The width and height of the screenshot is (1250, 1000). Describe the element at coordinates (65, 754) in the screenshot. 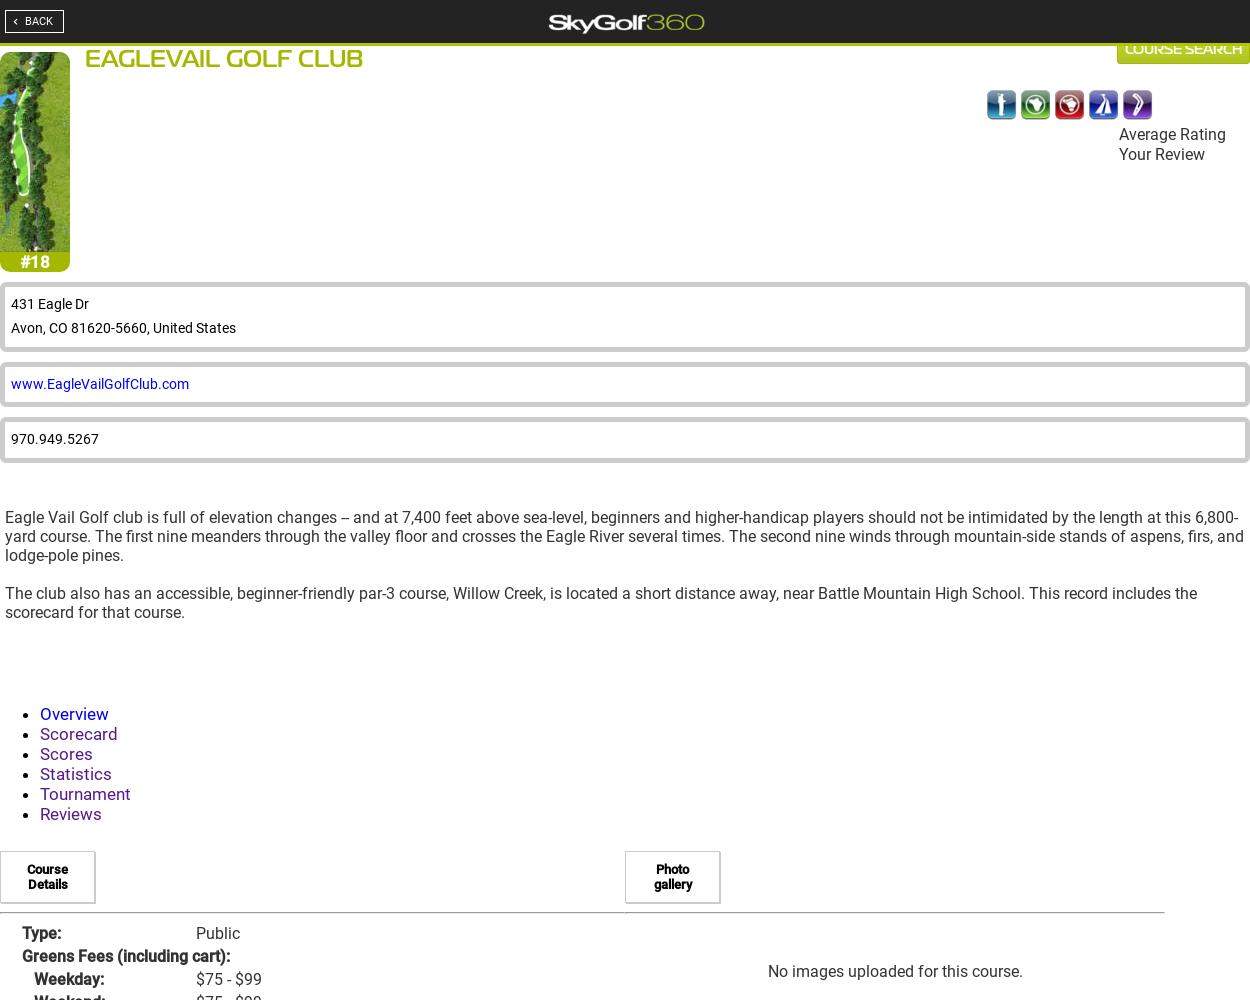

I see `'Scores'` at that location.